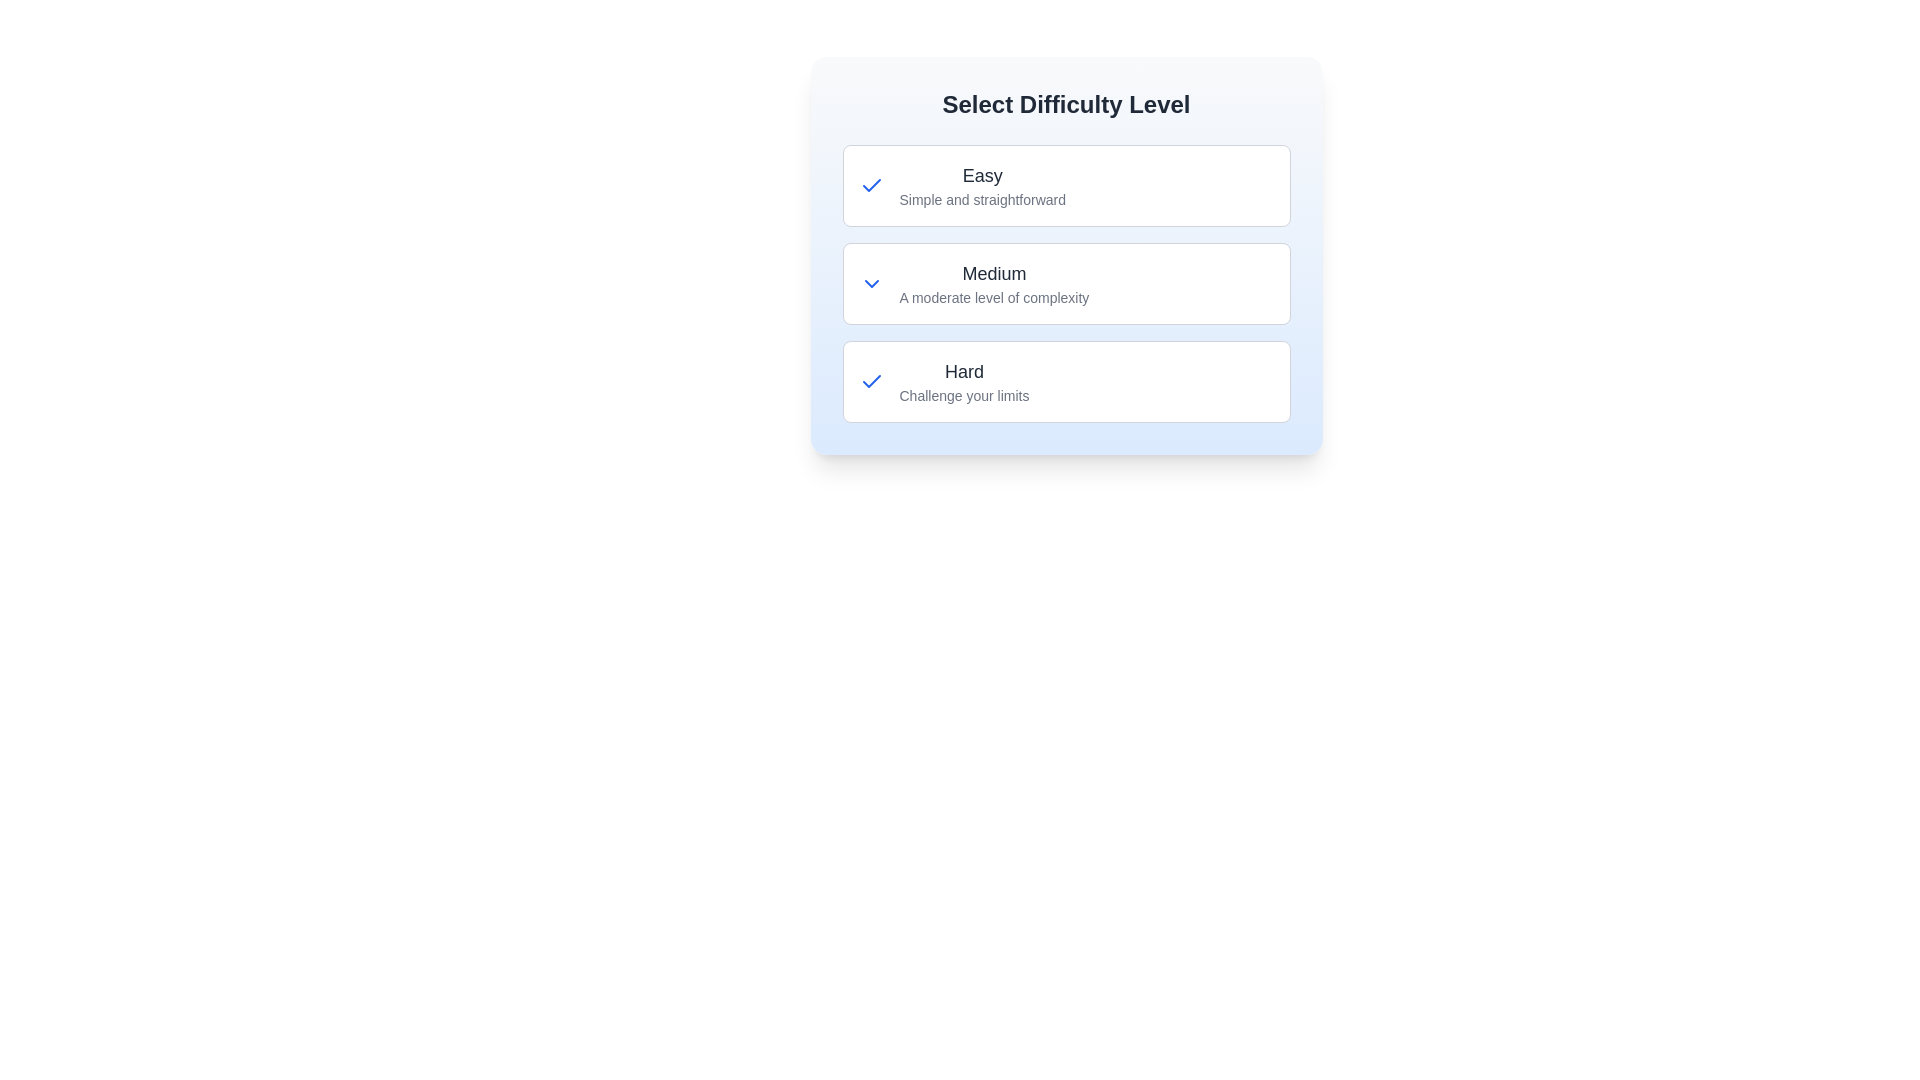  Describe the element at coordinates (994, 273) in the screenshot. I see `the title text for the 'Medium' difficulty level in the difficulty selection interface, which is located between the Easy and Hard cards` at that location.